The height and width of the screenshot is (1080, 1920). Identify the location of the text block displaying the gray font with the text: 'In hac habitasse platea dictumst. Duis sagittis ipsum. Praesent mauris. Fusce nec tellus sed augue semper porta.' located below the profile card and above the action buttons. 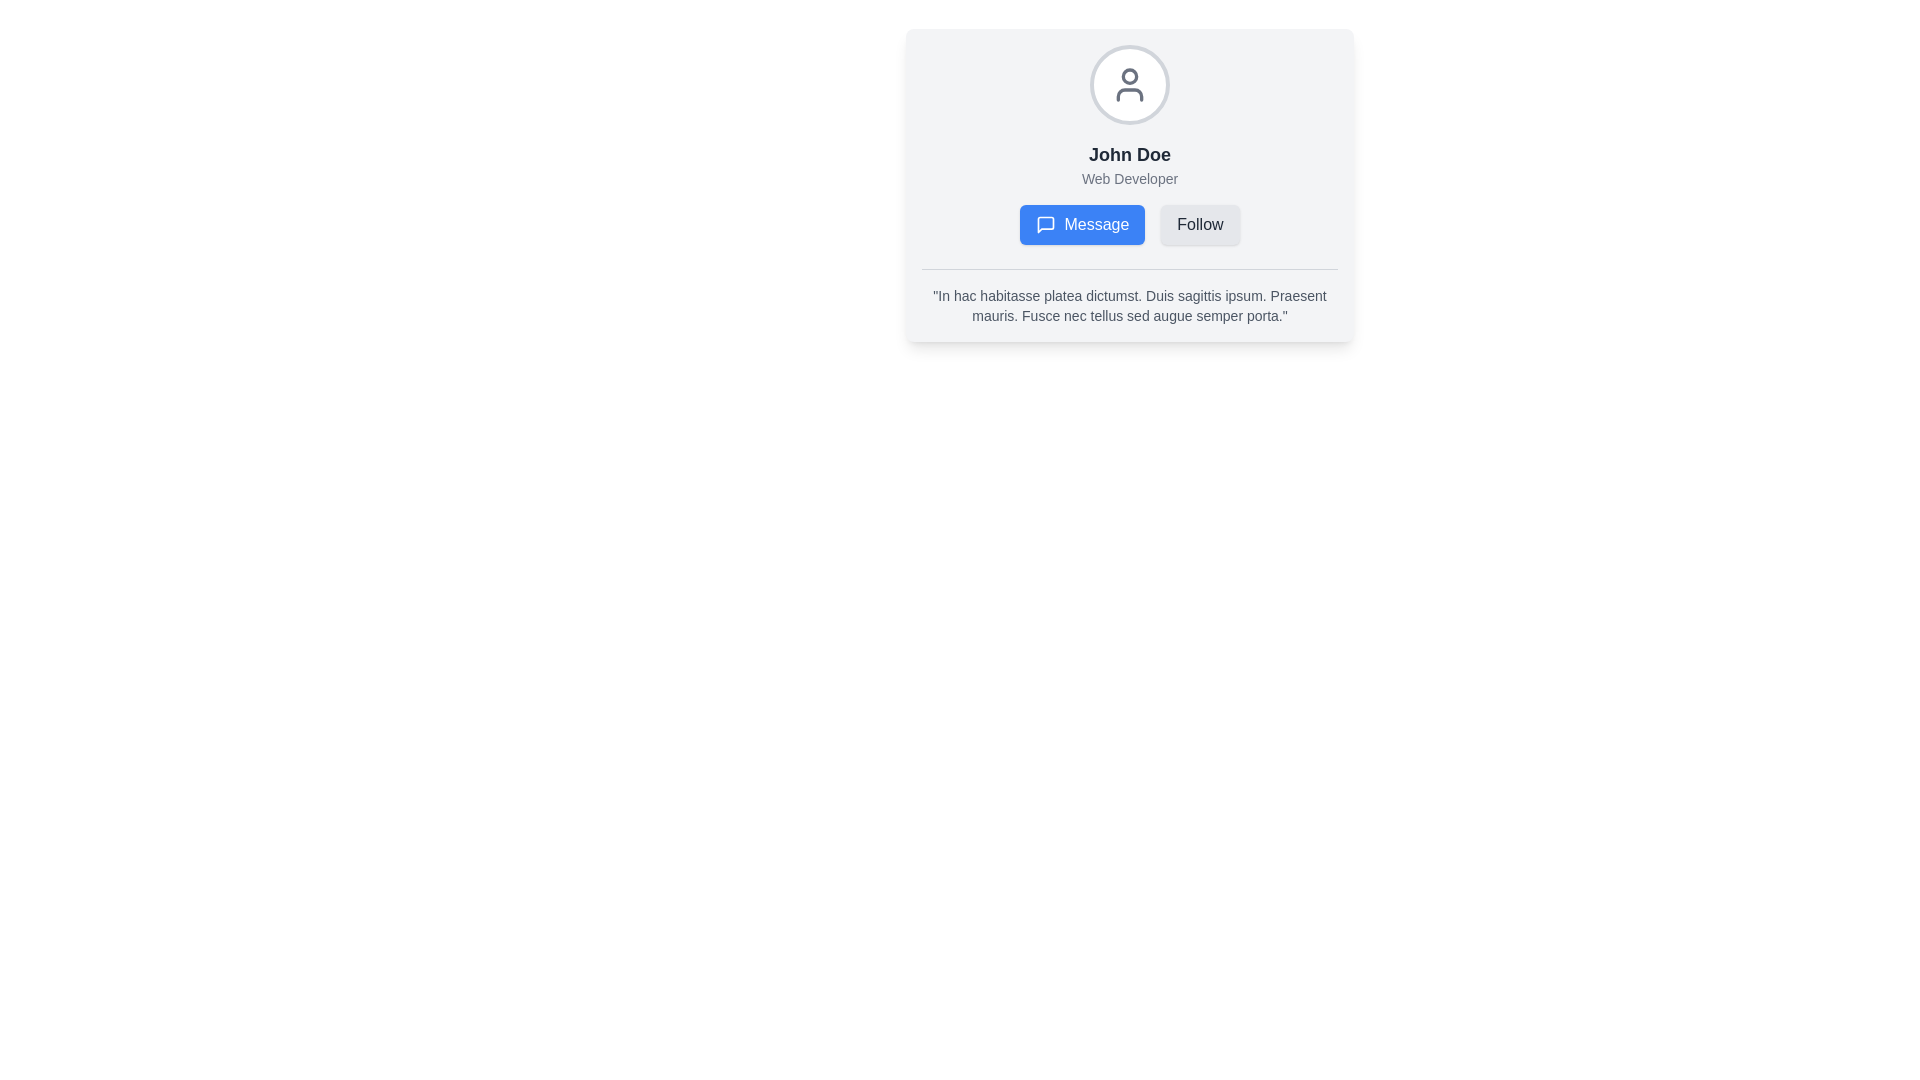
(1129, 305).